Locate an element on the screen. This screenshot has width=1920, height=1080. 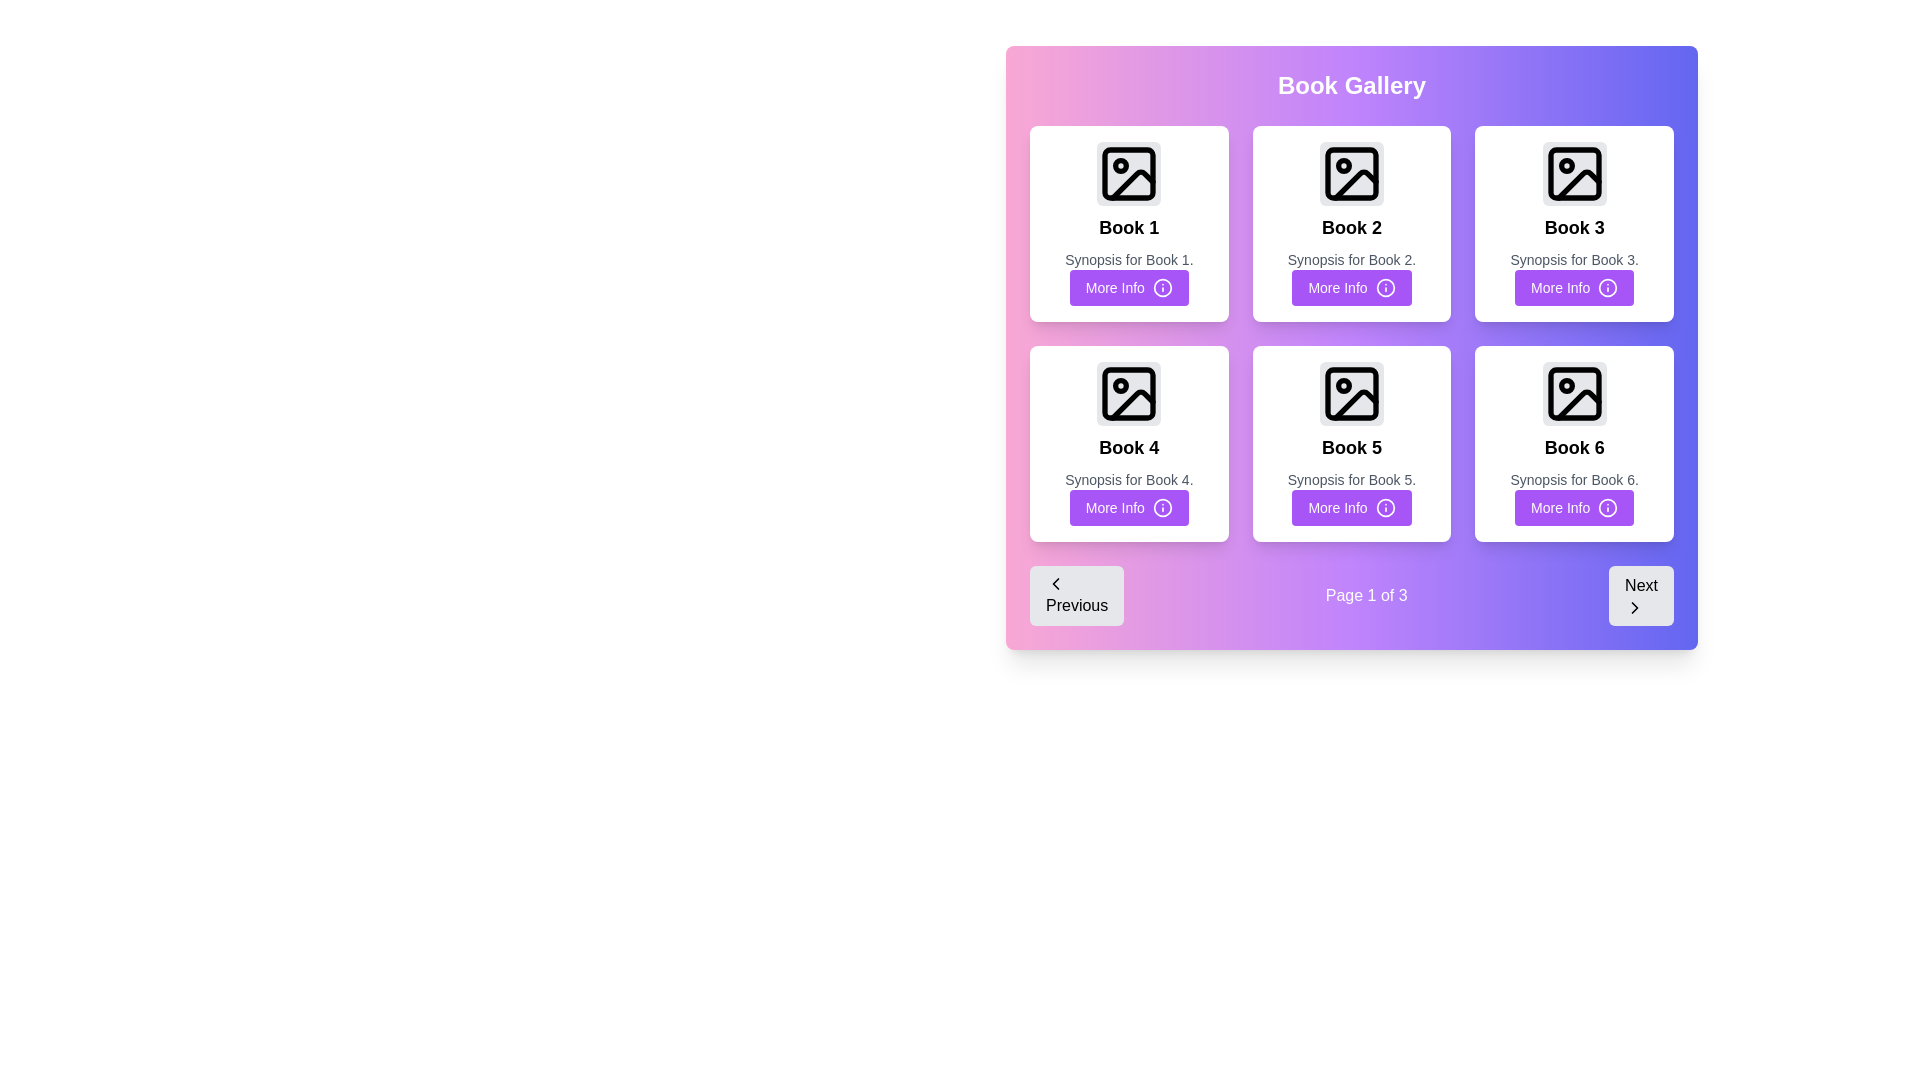
the text label displaying the synopsis for 'Book 3' is located at coordinates (1573, 258).